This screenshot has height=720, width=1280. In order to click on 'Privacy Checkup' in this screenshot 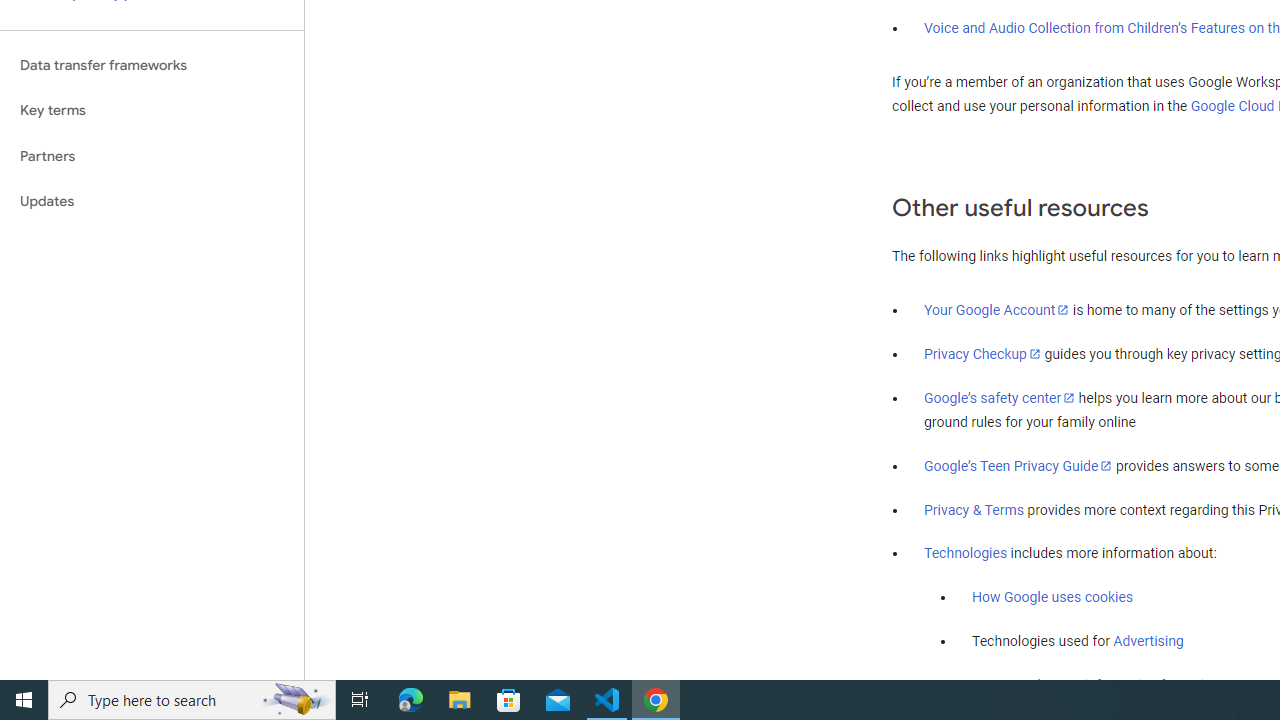, I will do `click(982, 352)`.